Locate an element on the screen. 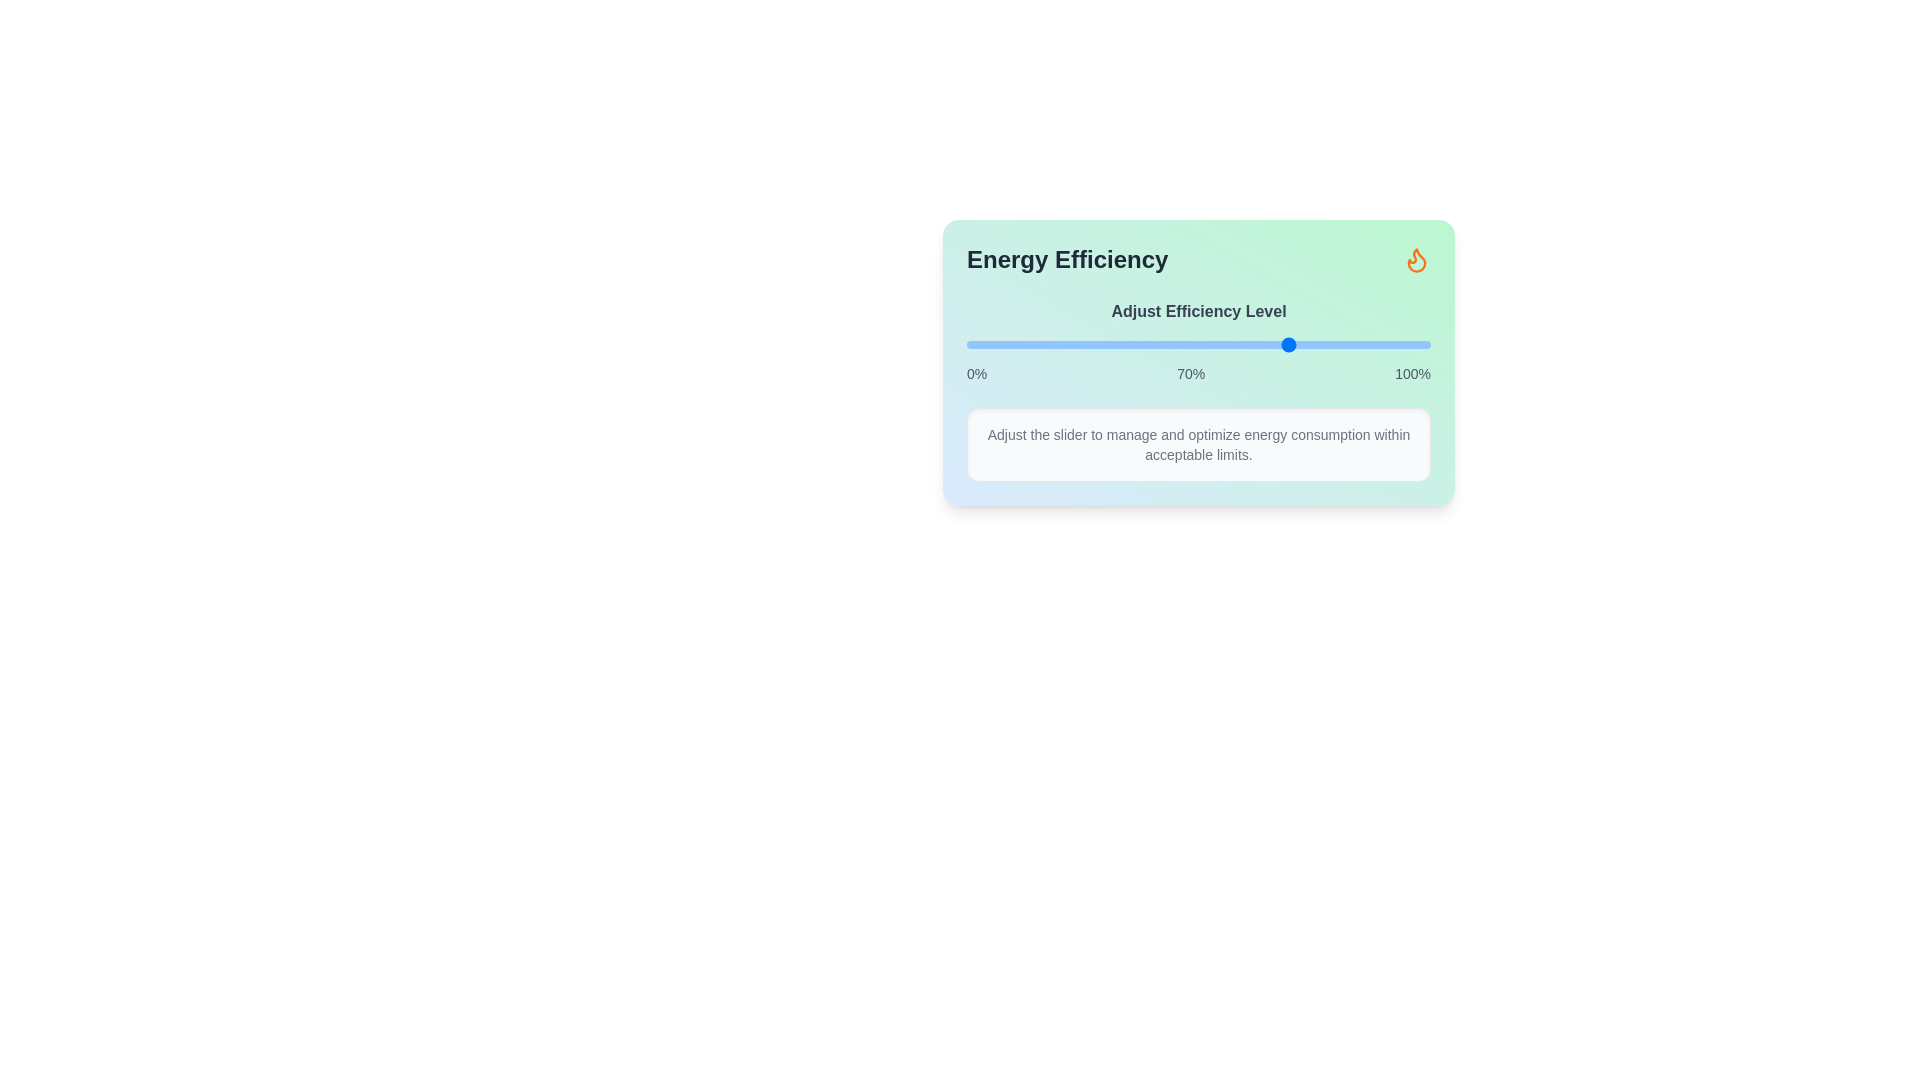  the decorative flame icon is located at coordinates (1415, 258).